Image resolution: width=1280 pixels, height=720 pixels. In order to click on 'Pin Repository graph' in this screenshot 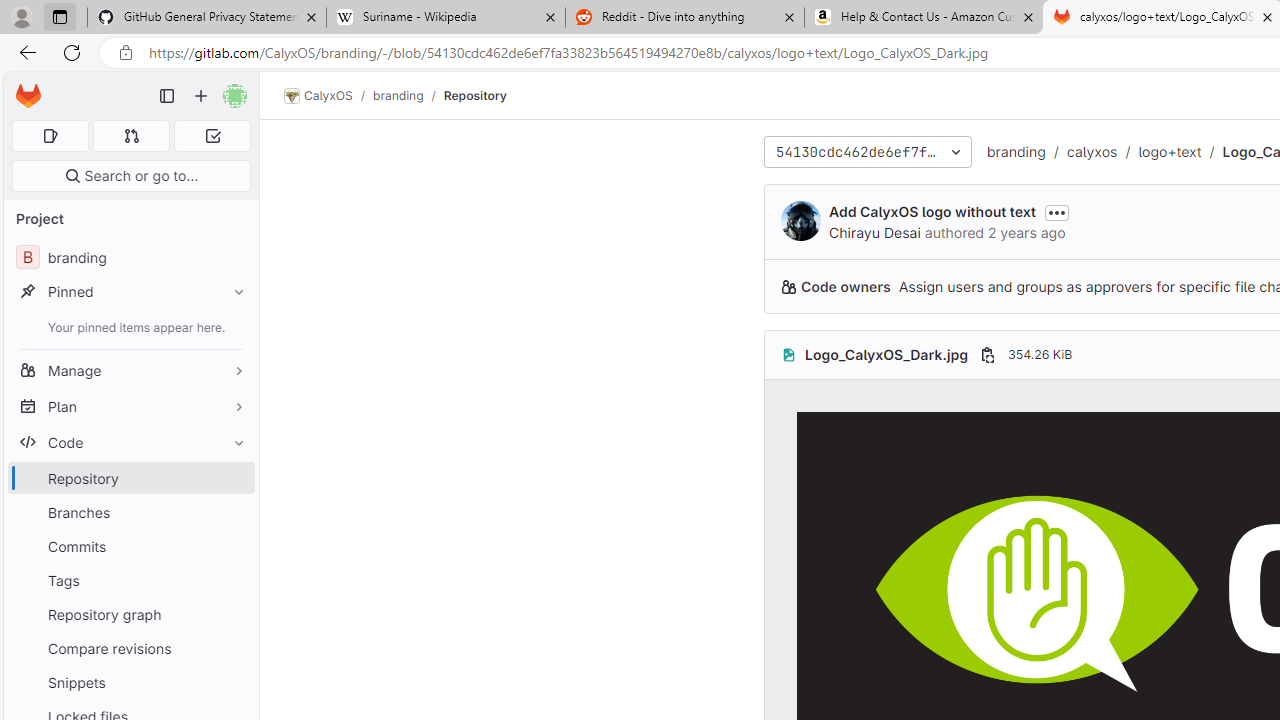, I will do `click(234, 613)`.